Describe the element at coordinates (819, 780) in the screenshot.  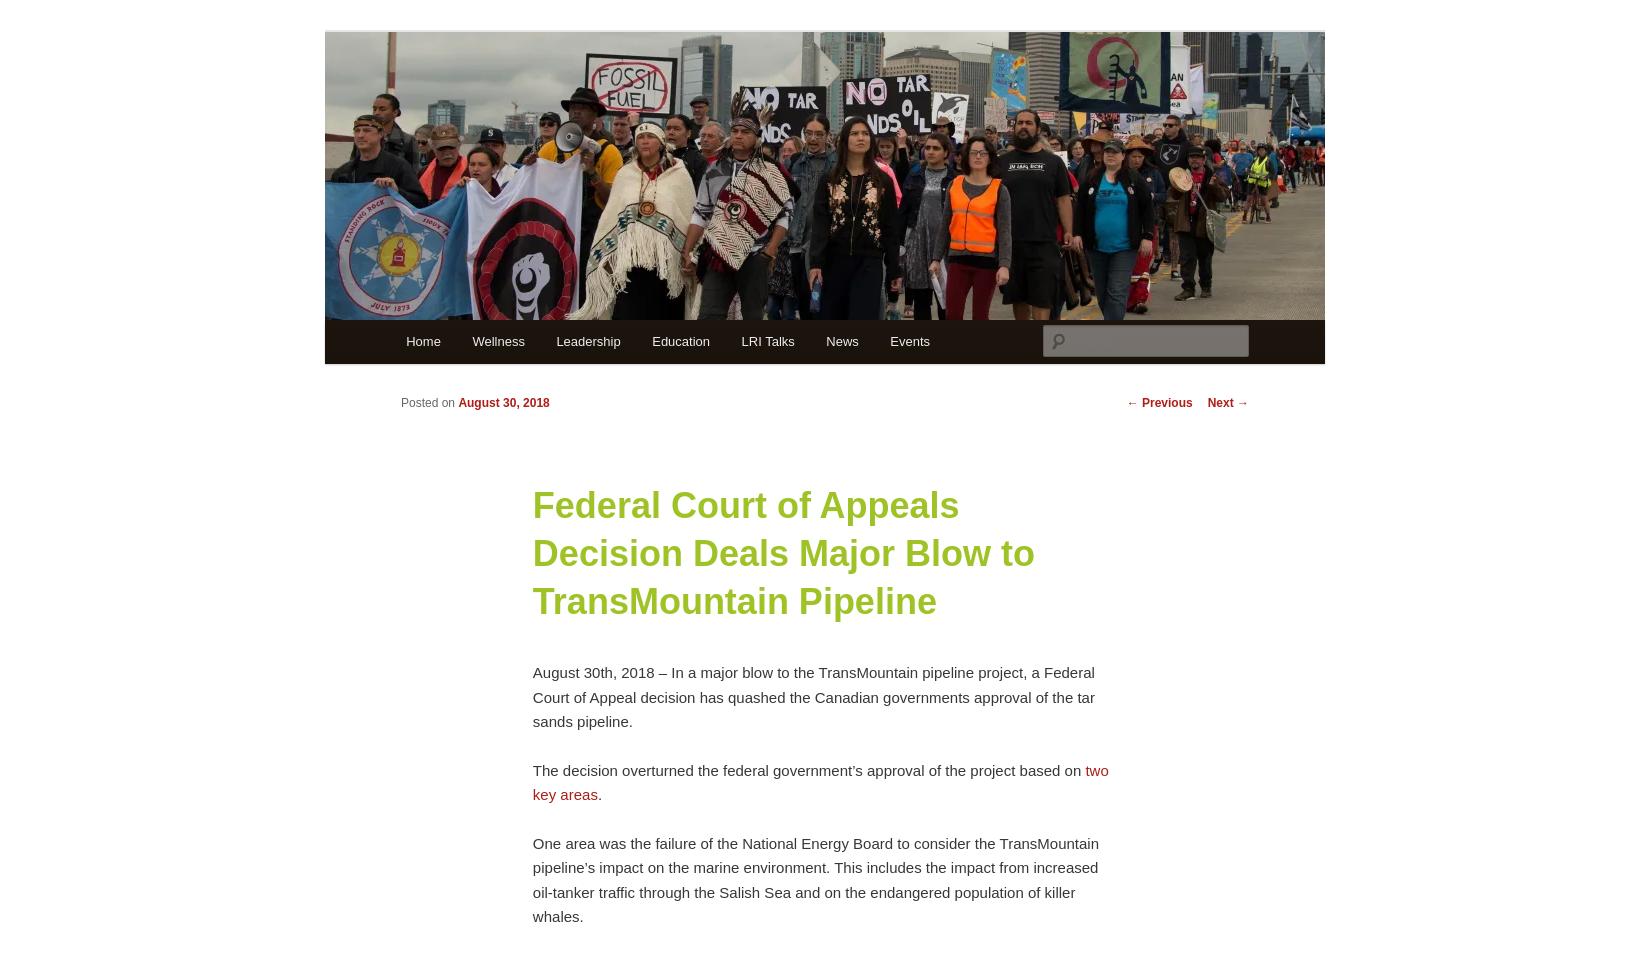
I see `'two key areas'` at that location.